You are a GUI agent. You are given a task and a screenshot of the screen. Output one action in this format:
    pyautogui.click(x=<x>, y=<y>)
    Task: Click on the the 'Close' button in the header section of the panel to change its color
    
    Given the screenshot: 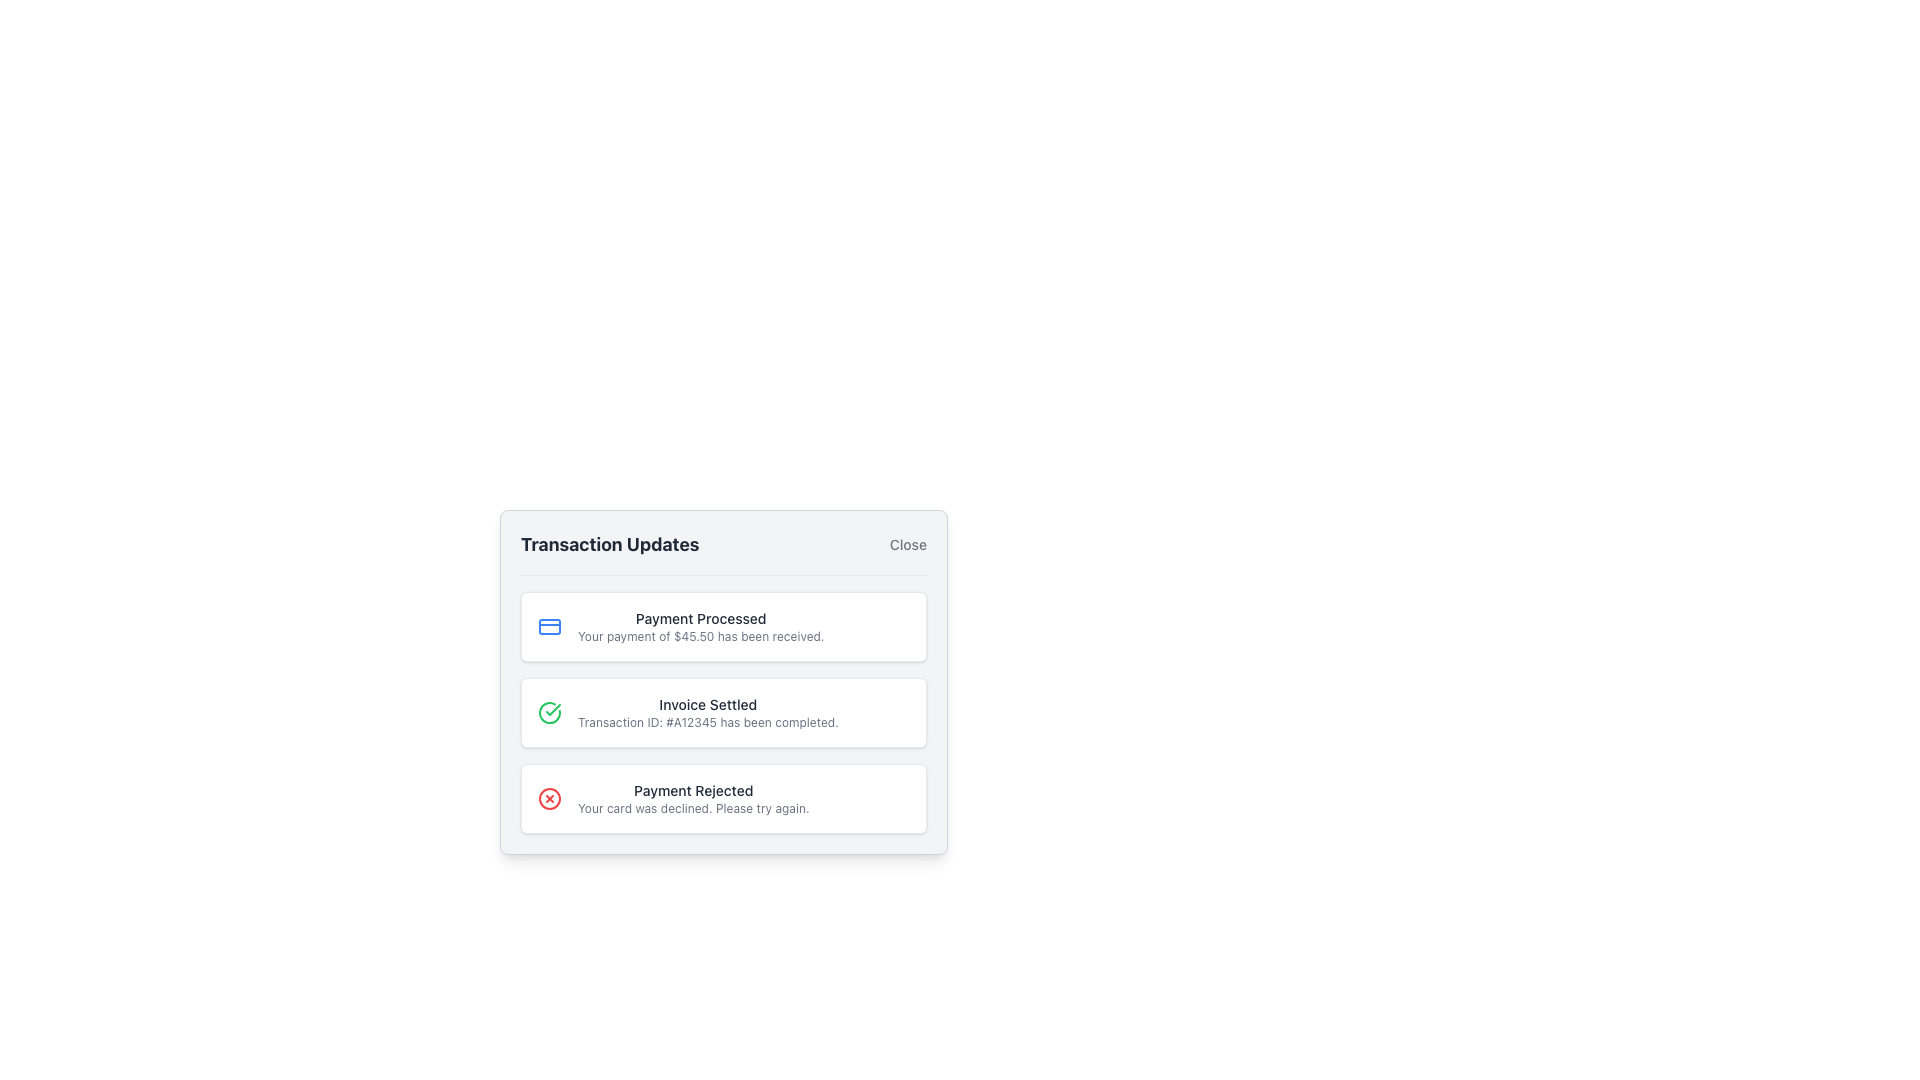 What is the action you would take?
    pyautogui.click(x=907, y=544)
    